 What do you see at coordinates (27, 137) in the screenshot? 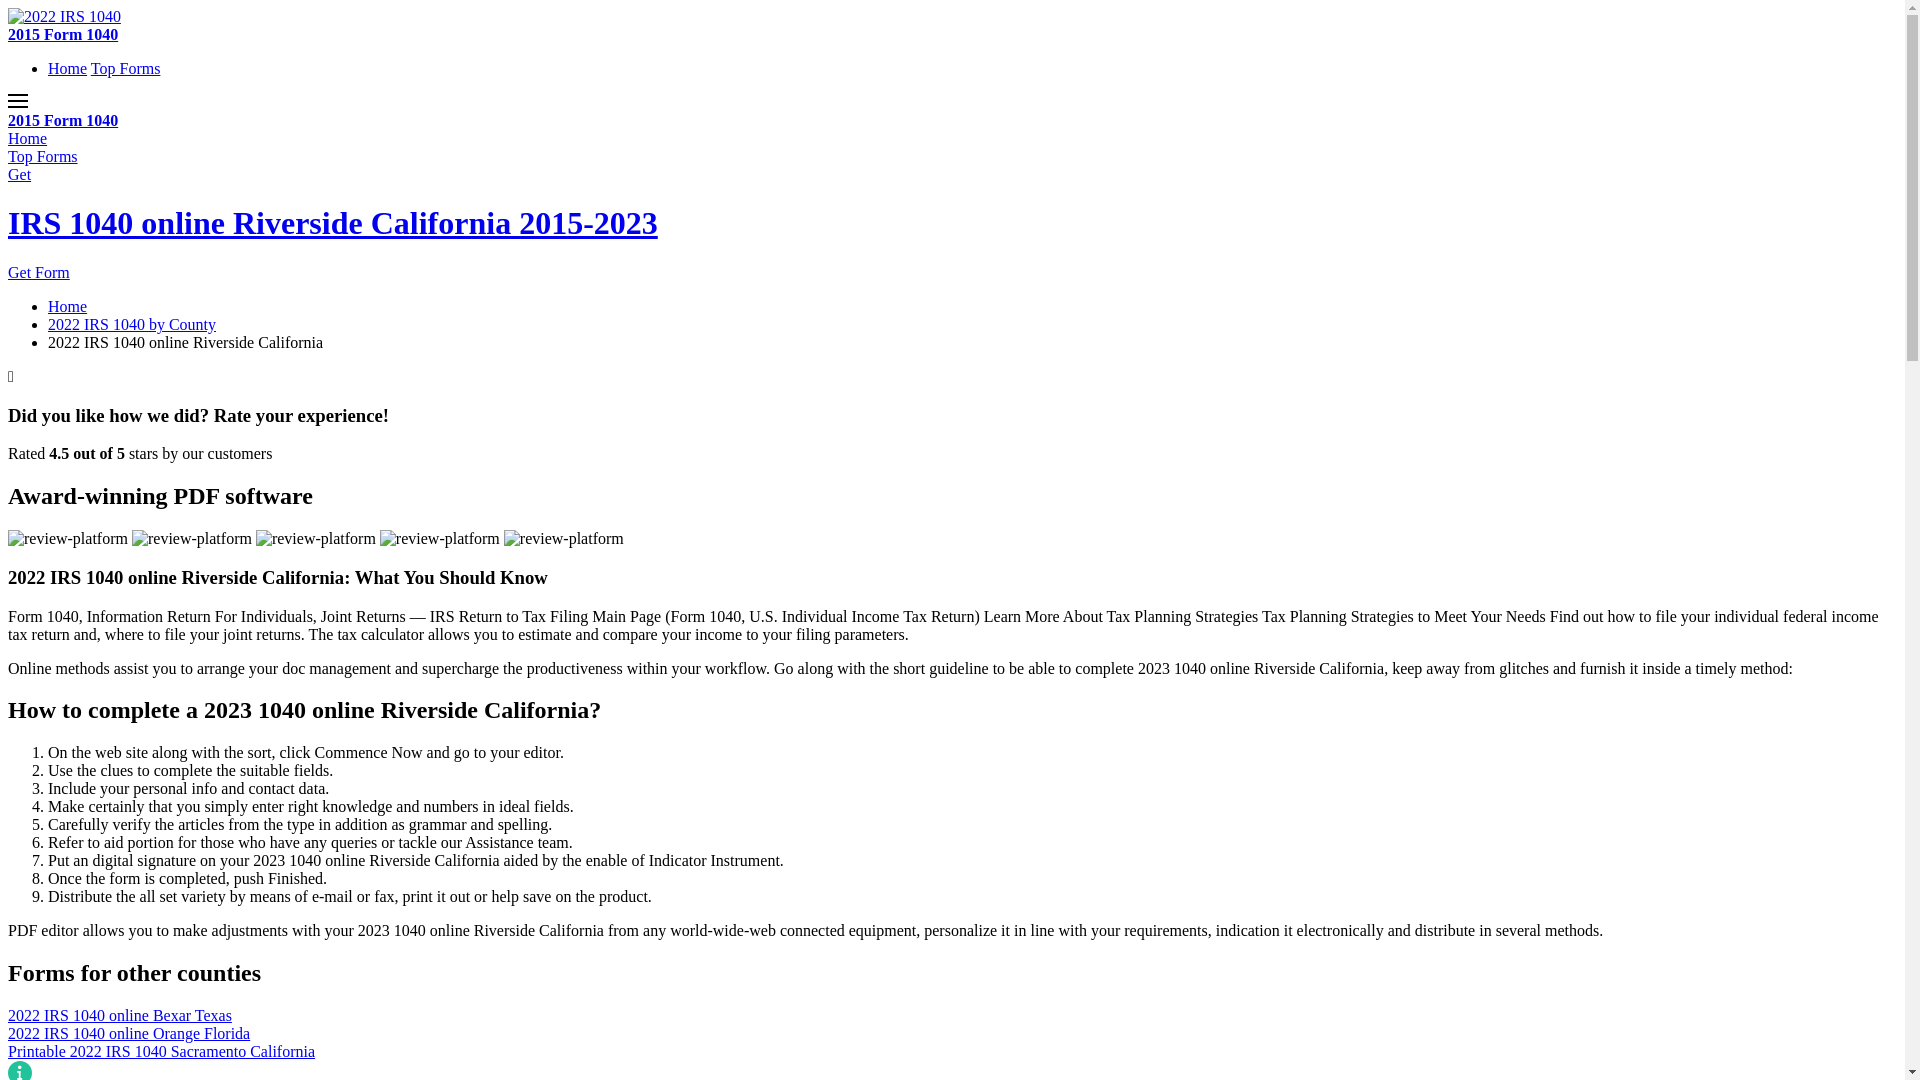
I see `'Home'` at bounding box center [27, 137].